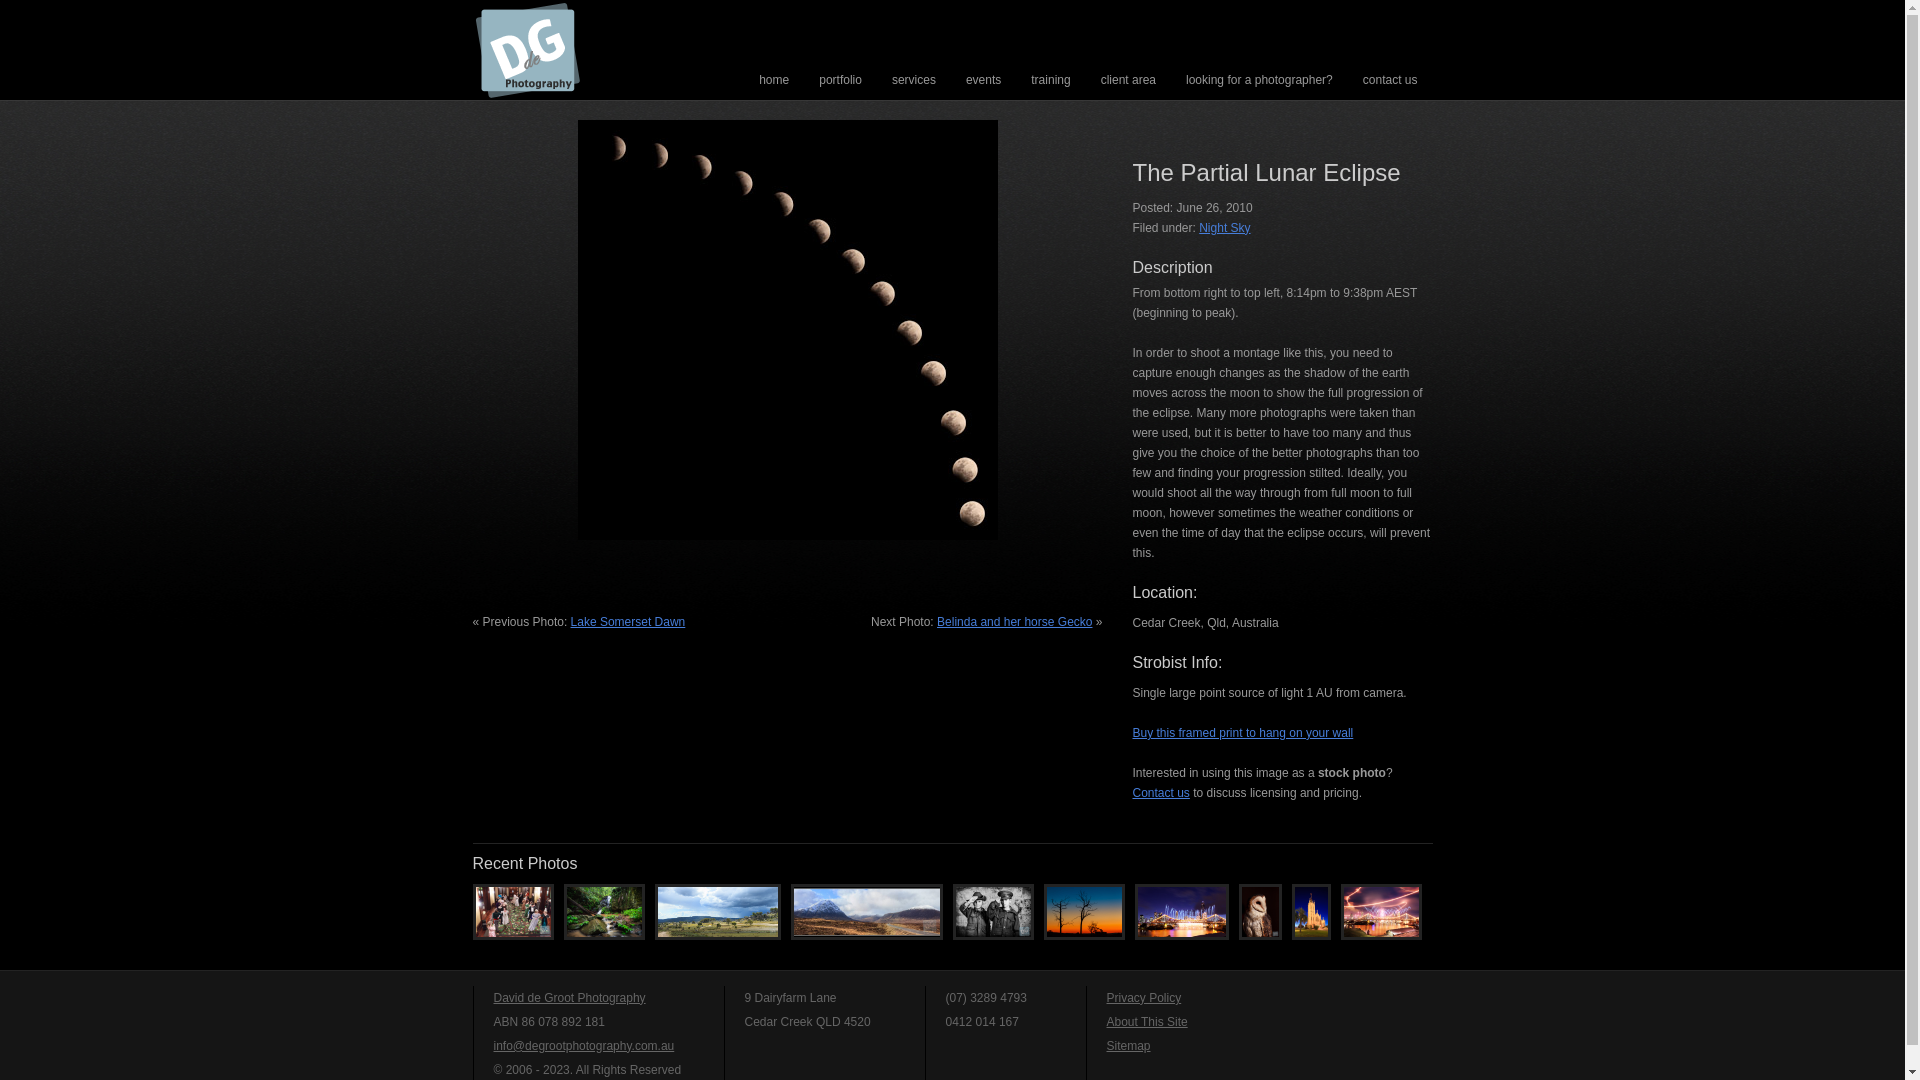  What do you see at coordinates (1241, 732) in the screenshot?
I see `'Buy this framed print to hang on your wall'` at bounding box center [1241, 732].